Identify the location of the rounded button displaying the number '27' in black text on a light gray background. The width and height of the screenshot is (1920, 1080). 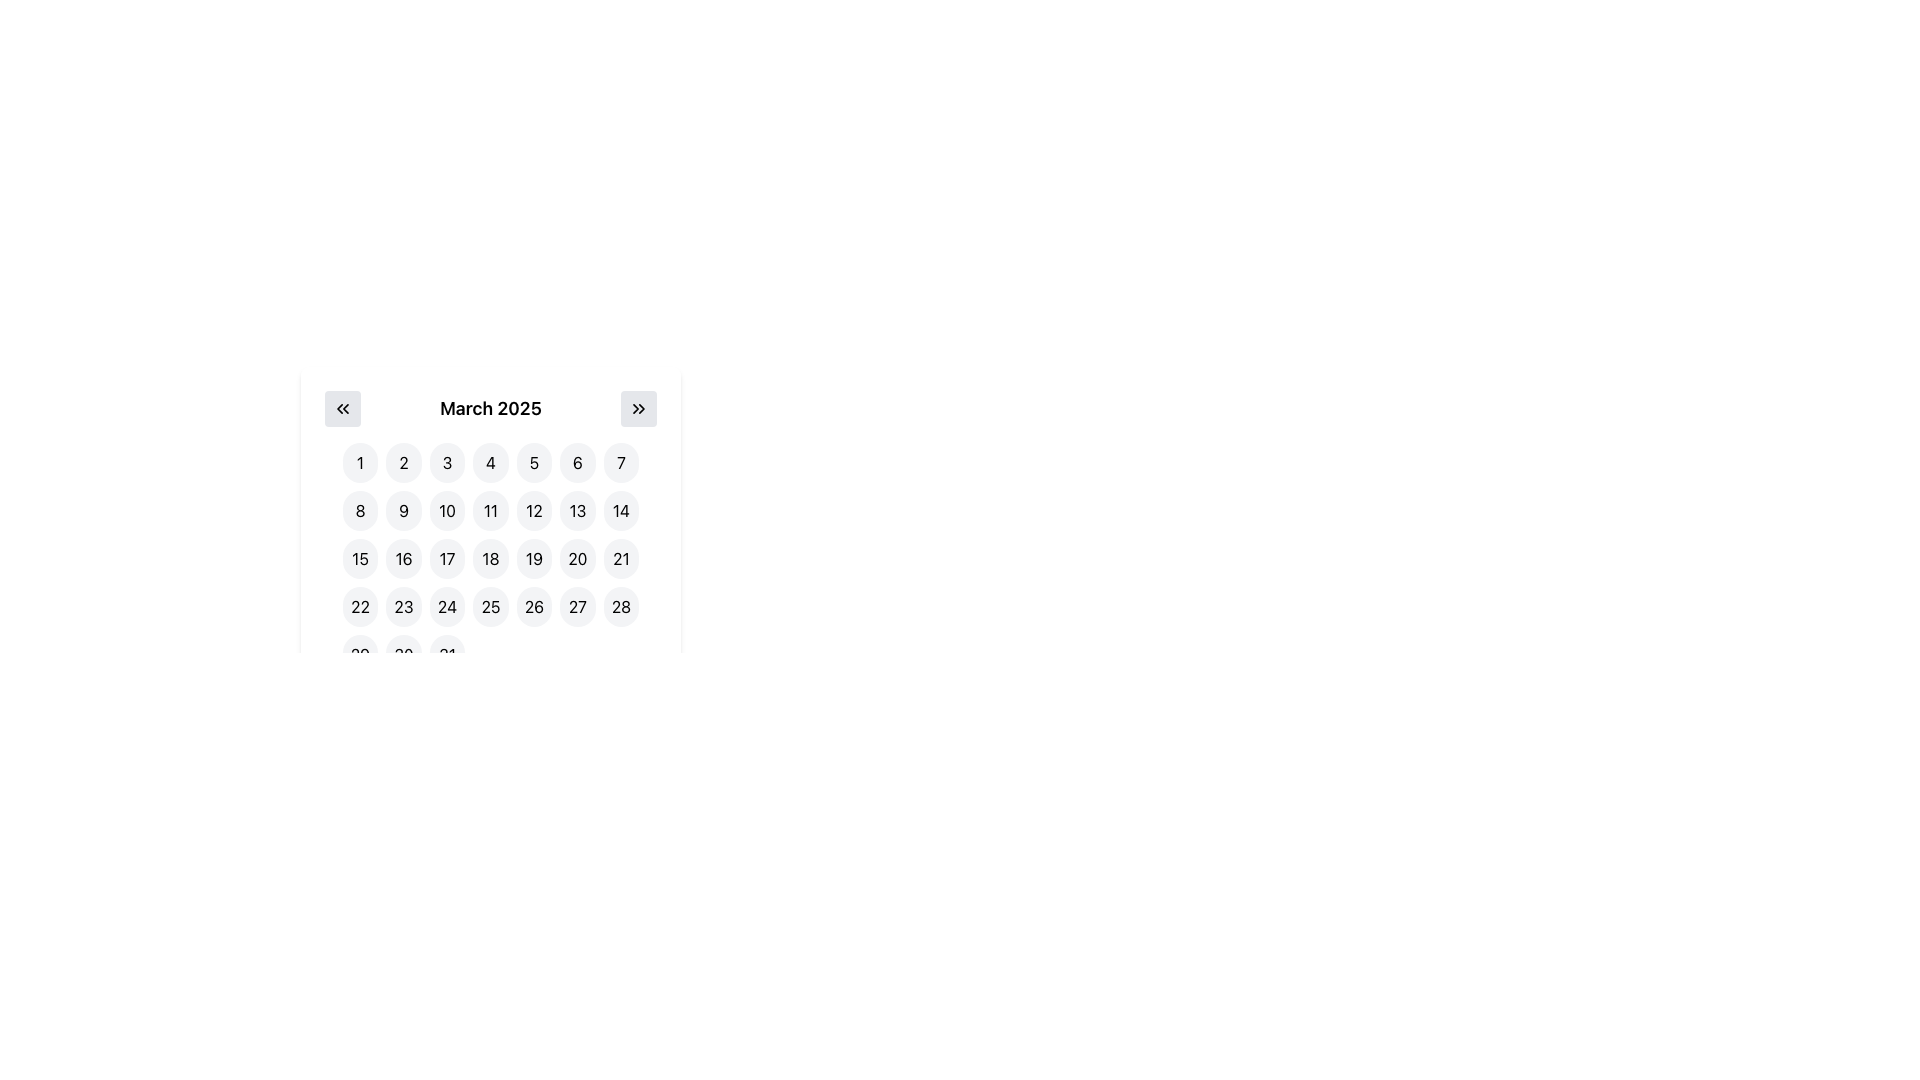
(576, 605).